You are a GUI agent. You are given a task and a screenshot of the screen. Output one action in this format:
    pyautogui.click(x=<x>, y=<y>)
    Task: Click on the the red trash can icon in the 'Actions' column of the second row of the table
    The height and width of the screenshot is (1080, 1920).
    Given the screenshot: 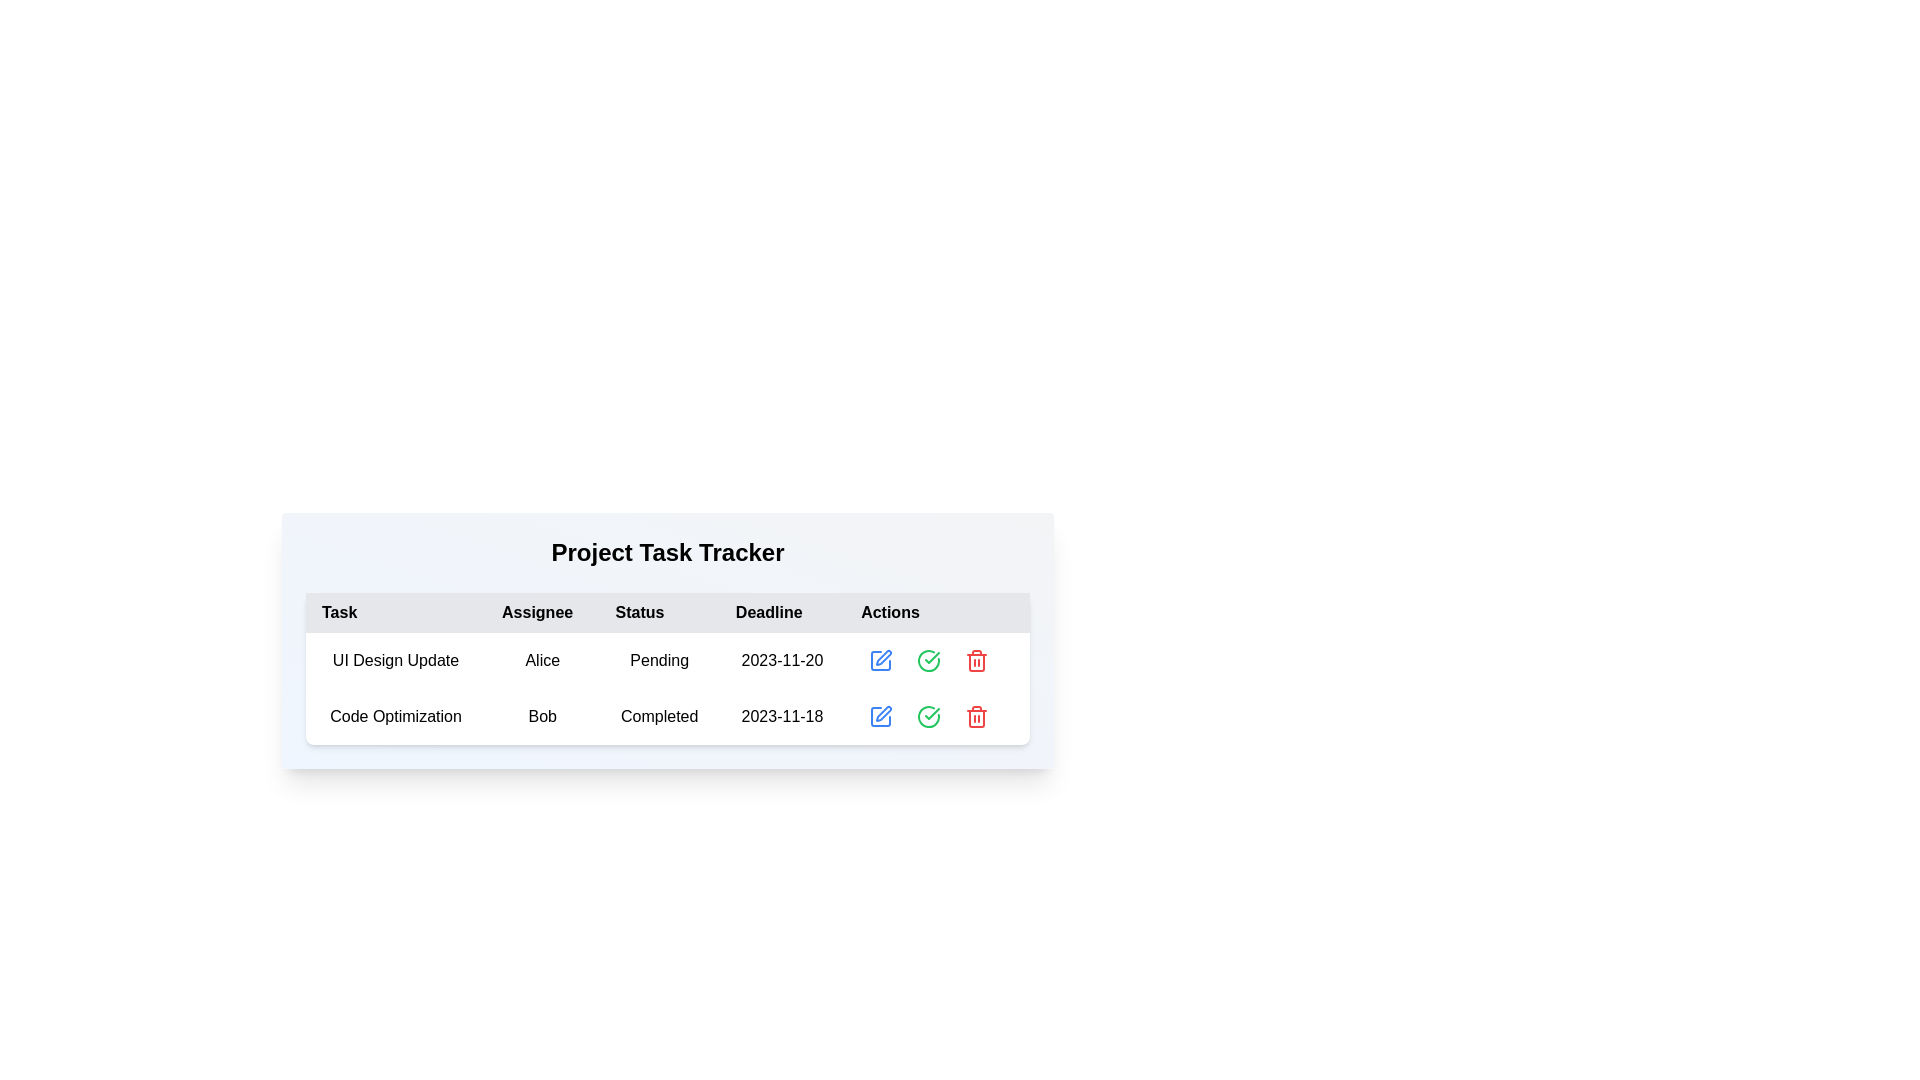 What is the action you would take?
    pyautogui.click(x=977, y=716)
    